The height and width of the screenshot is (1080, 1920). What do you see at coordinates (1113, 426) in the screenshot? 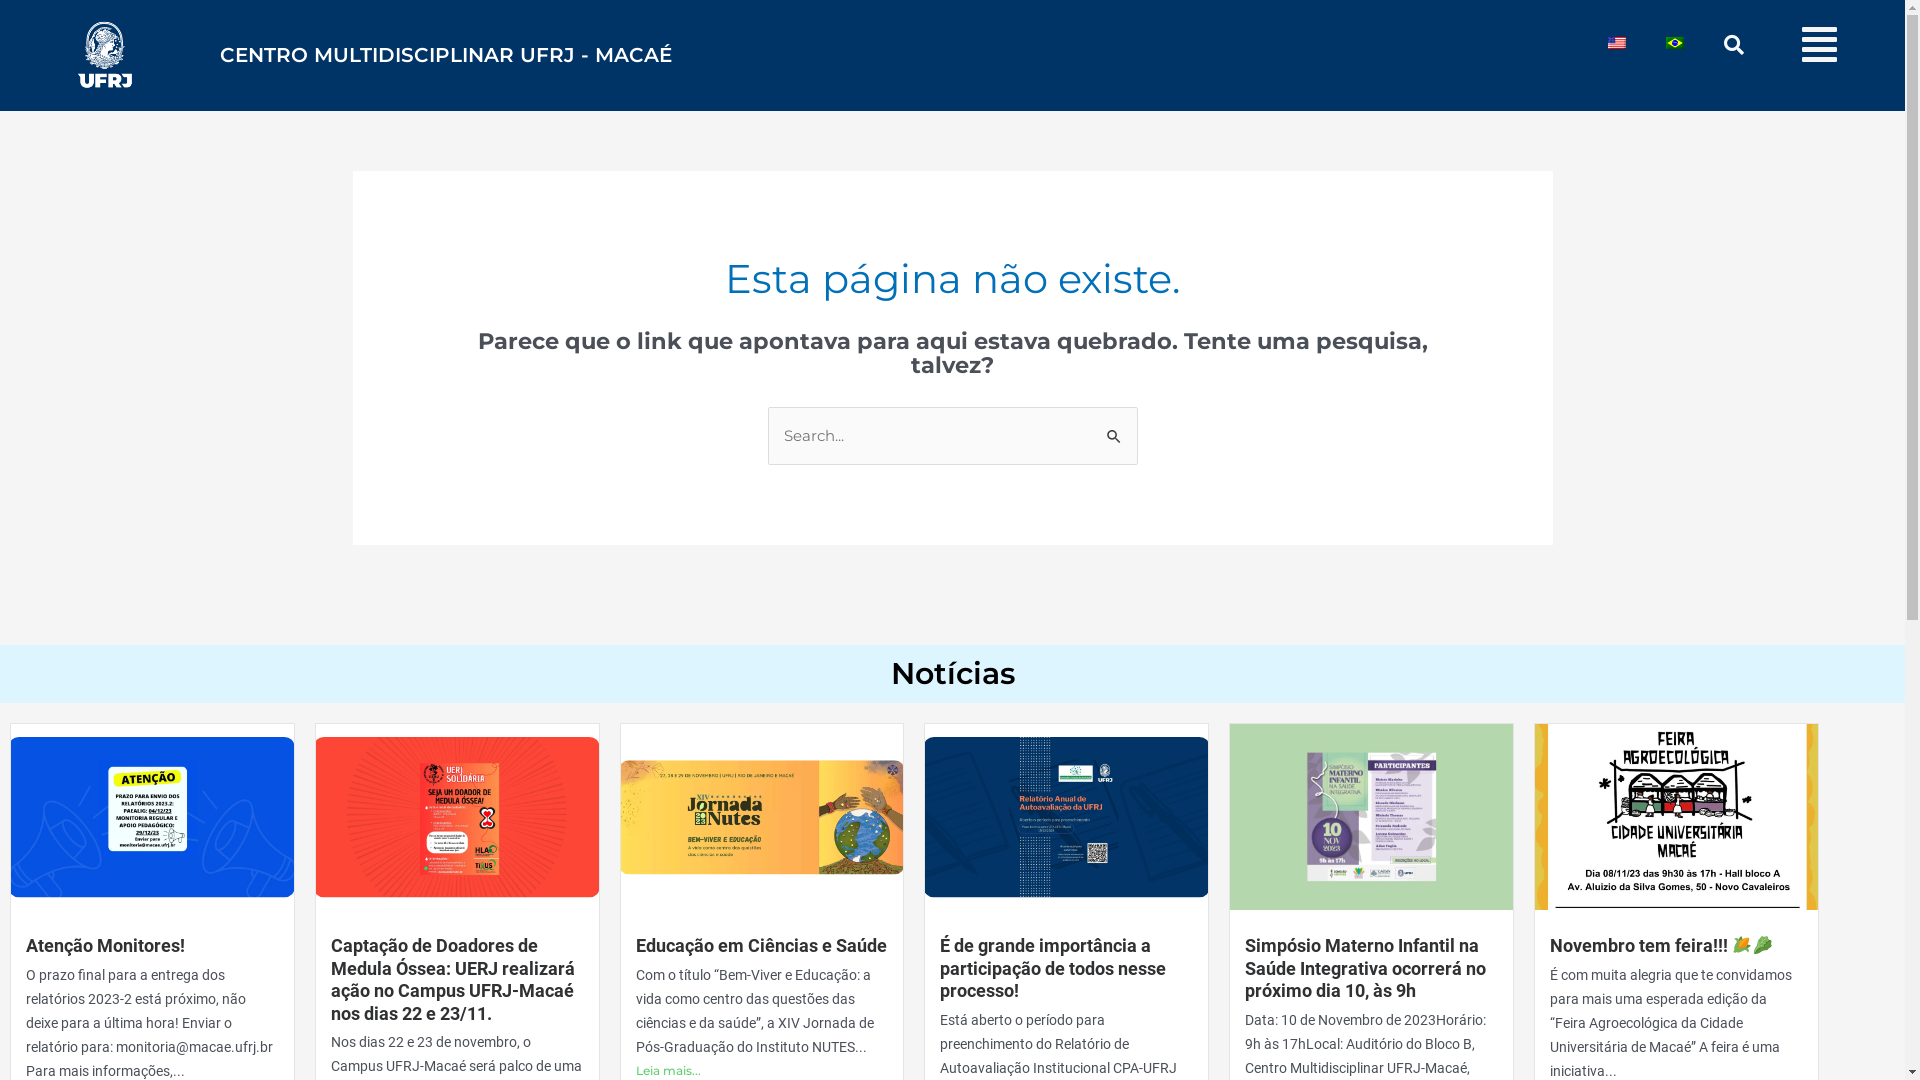
I see `'Pesquisar'` at bounding box center [1113, 426].